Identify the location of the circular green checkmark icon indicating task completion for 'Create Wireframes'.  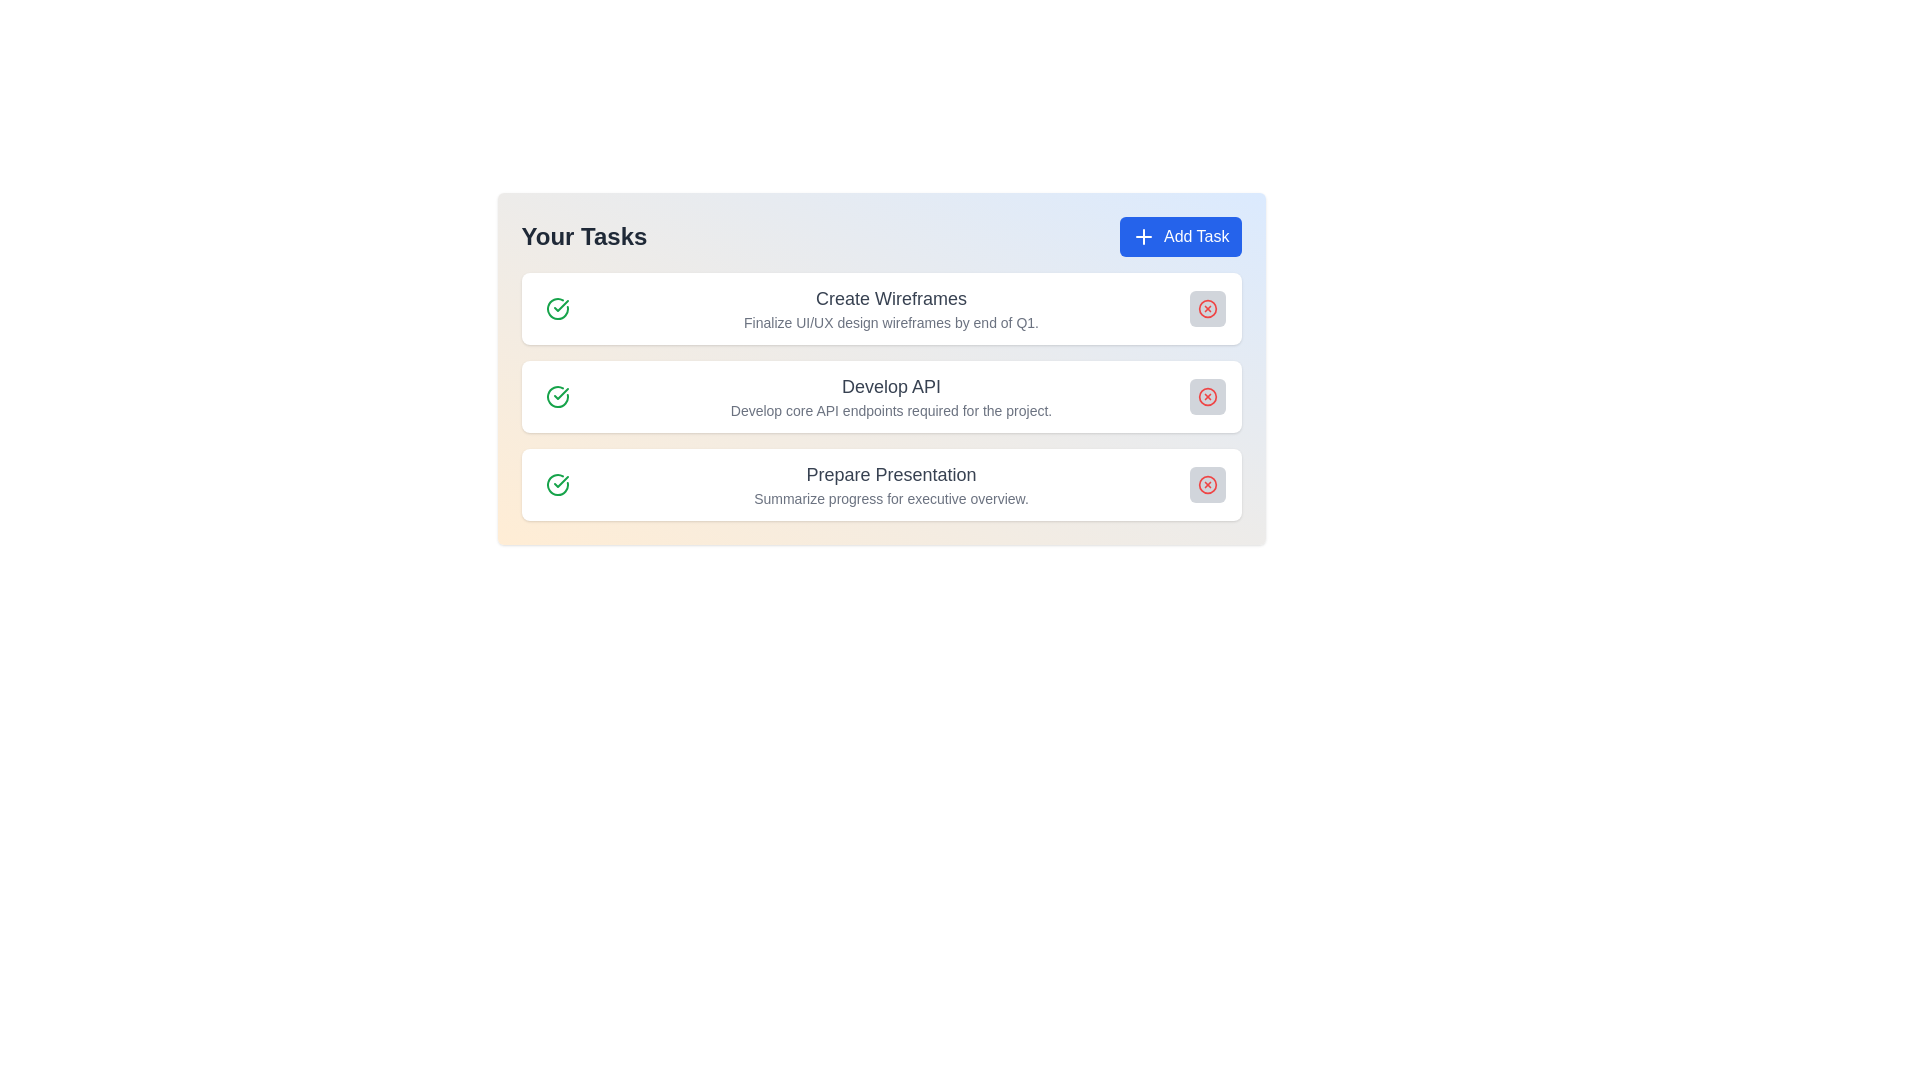
(557, 308).